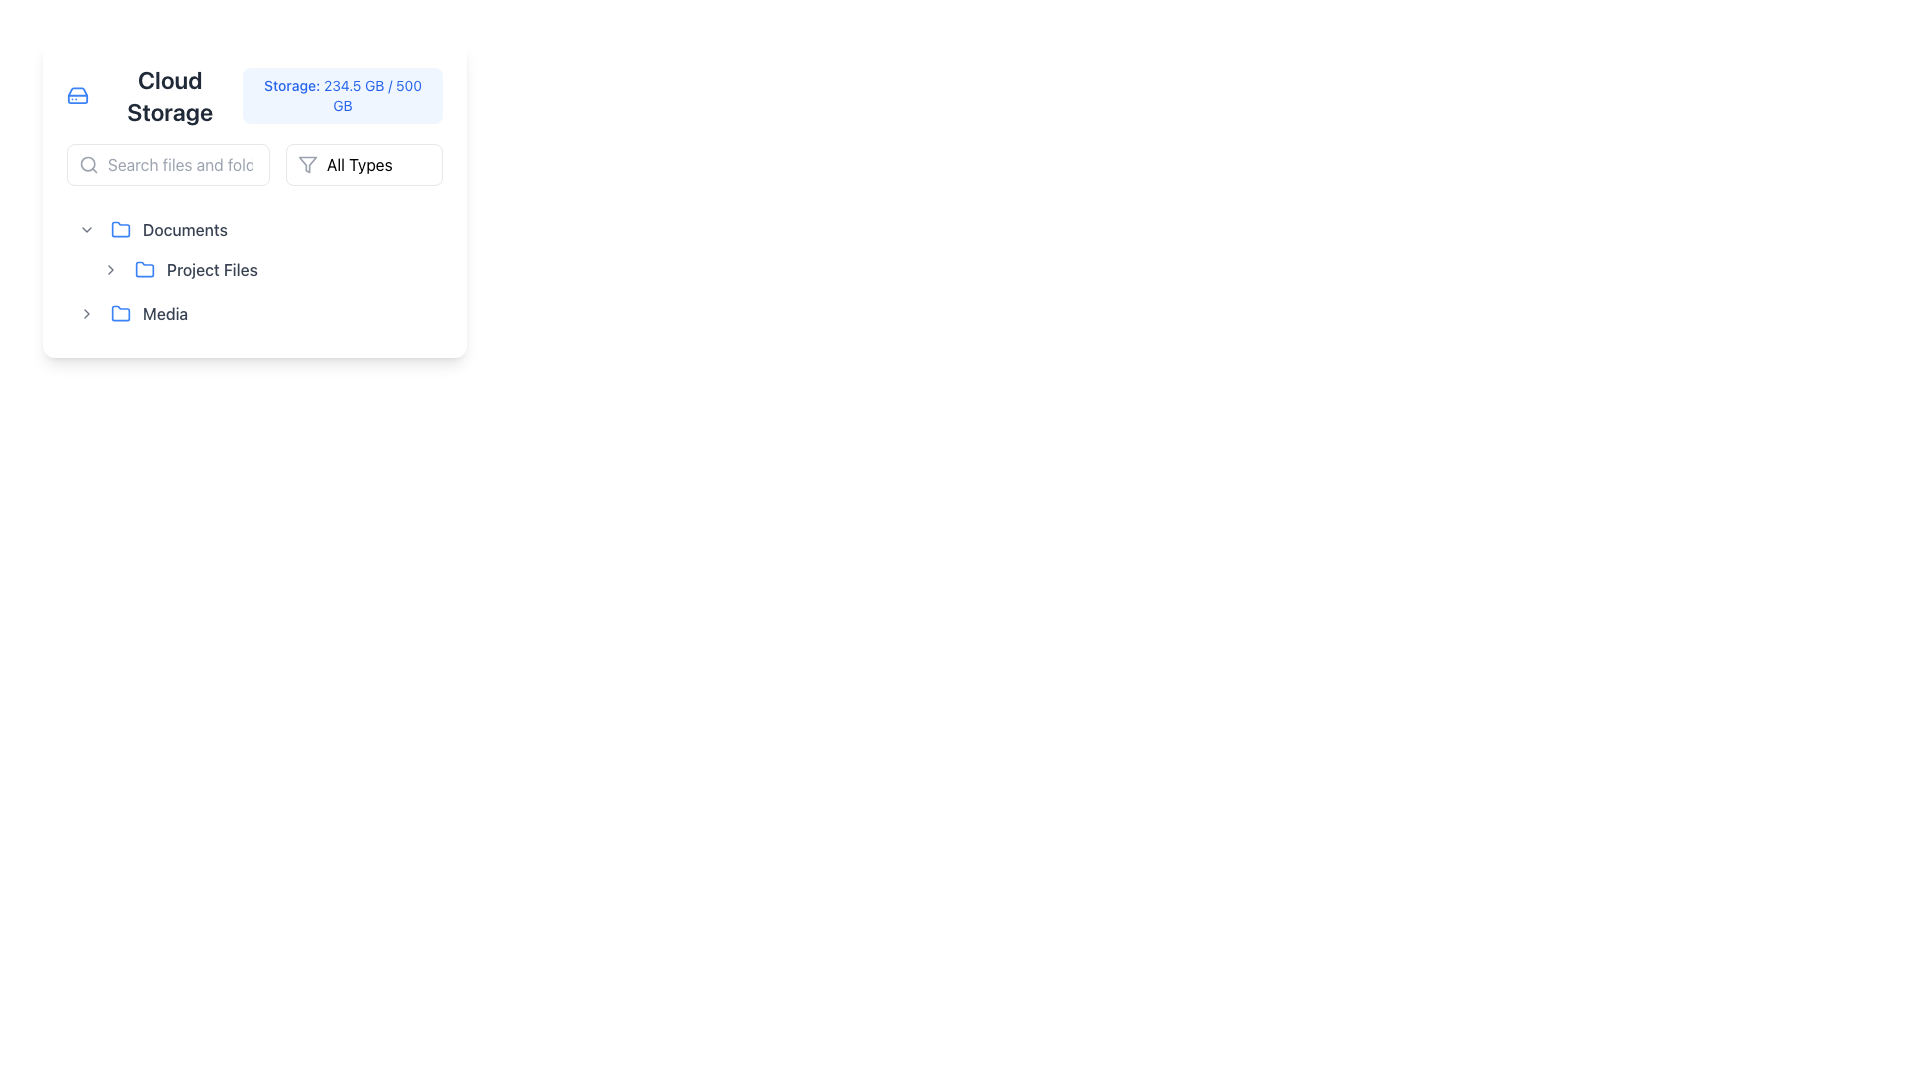 Image resolution: width=1920 pixels, height=1080 pixels. Describe the element at coordinates (119, 227) in the screenshot. I see `the 'Documents' folder icon located in the 'Cloud Storage' section` at that location.